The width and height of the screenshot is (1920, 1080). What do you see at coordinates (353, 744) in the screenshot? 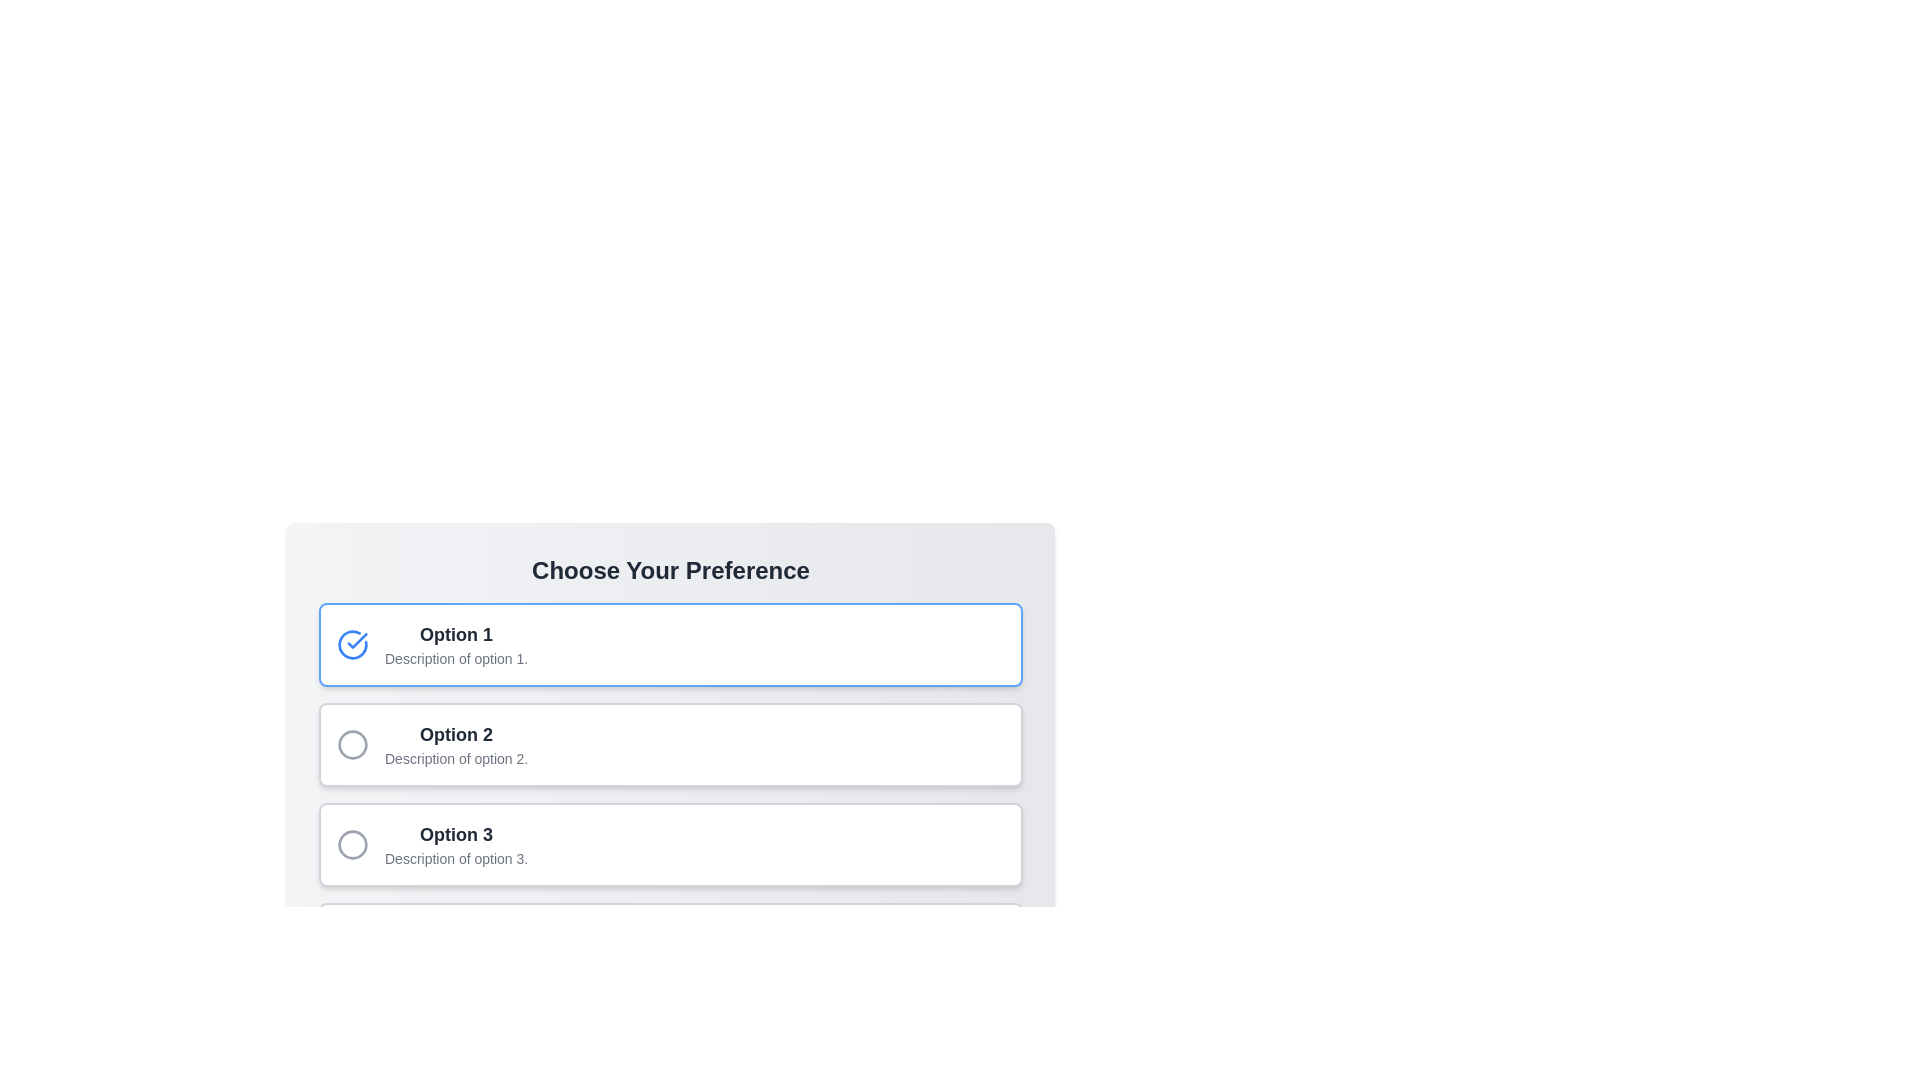
I see `the circular radio button indicator for 'Option 2'` at bounding box center [353, 744].